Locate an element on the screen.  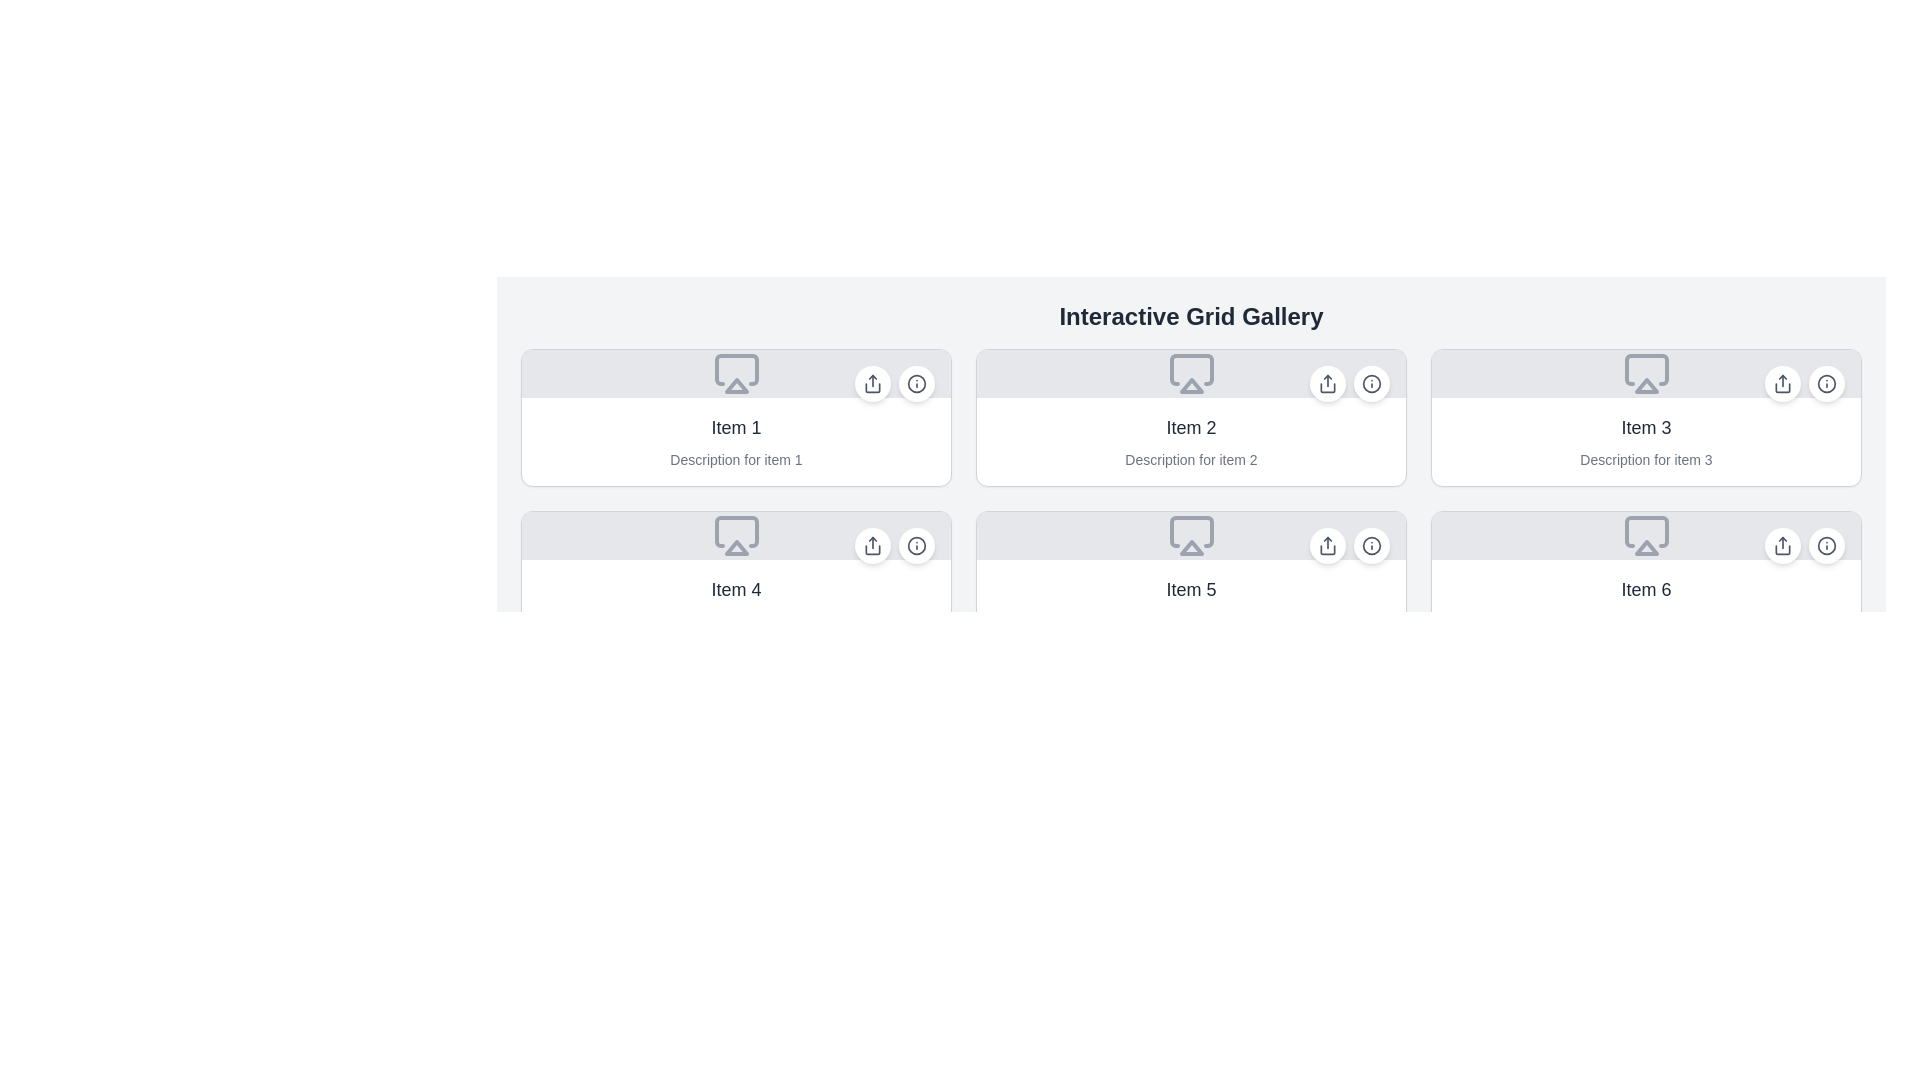
the Grid Item Card located in the second row, third column of the grid layout, which provides a title and description about the item is located at coordinates (1646, 579).